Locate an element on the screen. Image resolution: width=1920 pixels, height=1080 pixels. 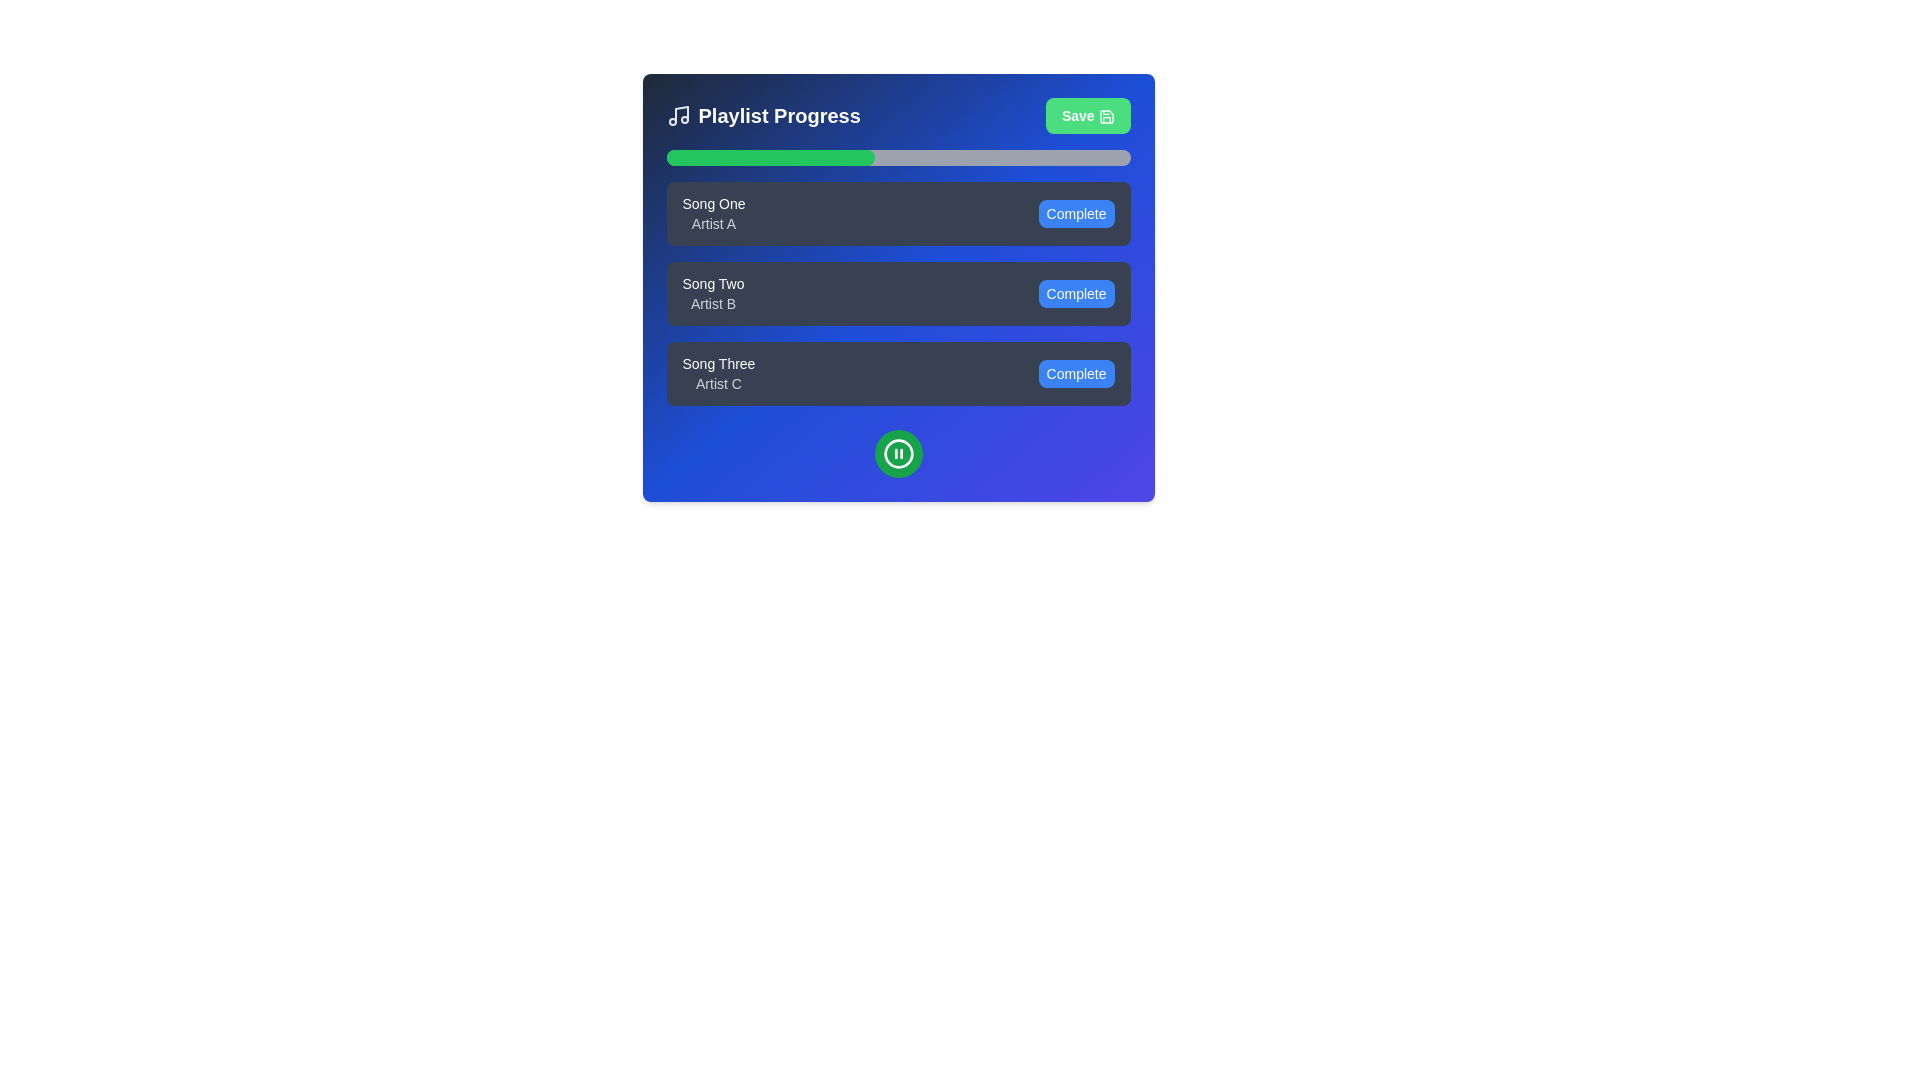
the static text label displaying the artist information for 'Song Two', which is 'Artist B' is located at coordinates (713, 304).